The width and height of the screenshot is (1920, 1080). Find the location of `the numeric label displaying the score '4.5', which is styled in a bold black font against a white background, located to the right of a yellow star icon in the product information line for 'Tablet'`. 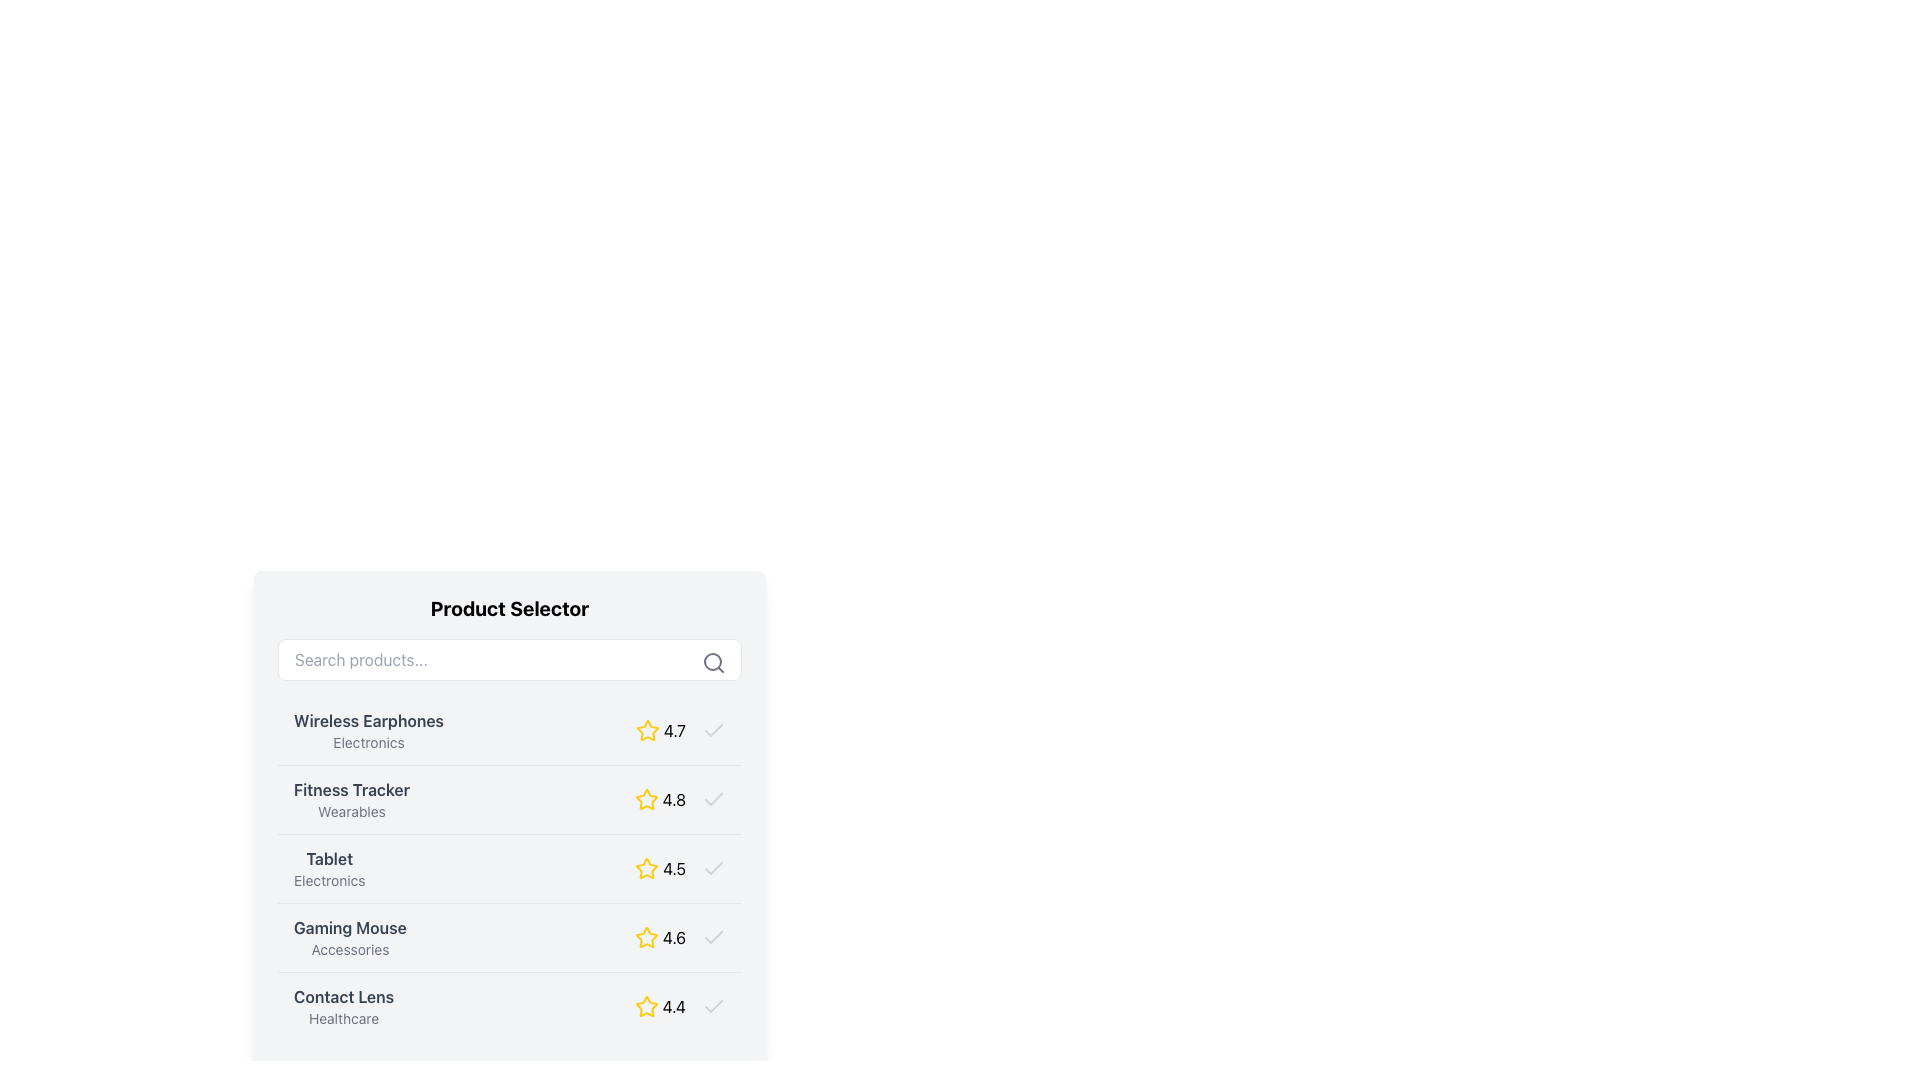

the numeric label displaying the score '4.5', which is styled in a bold black font against a white background, located to the right of a yellow star icon in the product information line for 'Tablet' is located at coordinates (674, 867).